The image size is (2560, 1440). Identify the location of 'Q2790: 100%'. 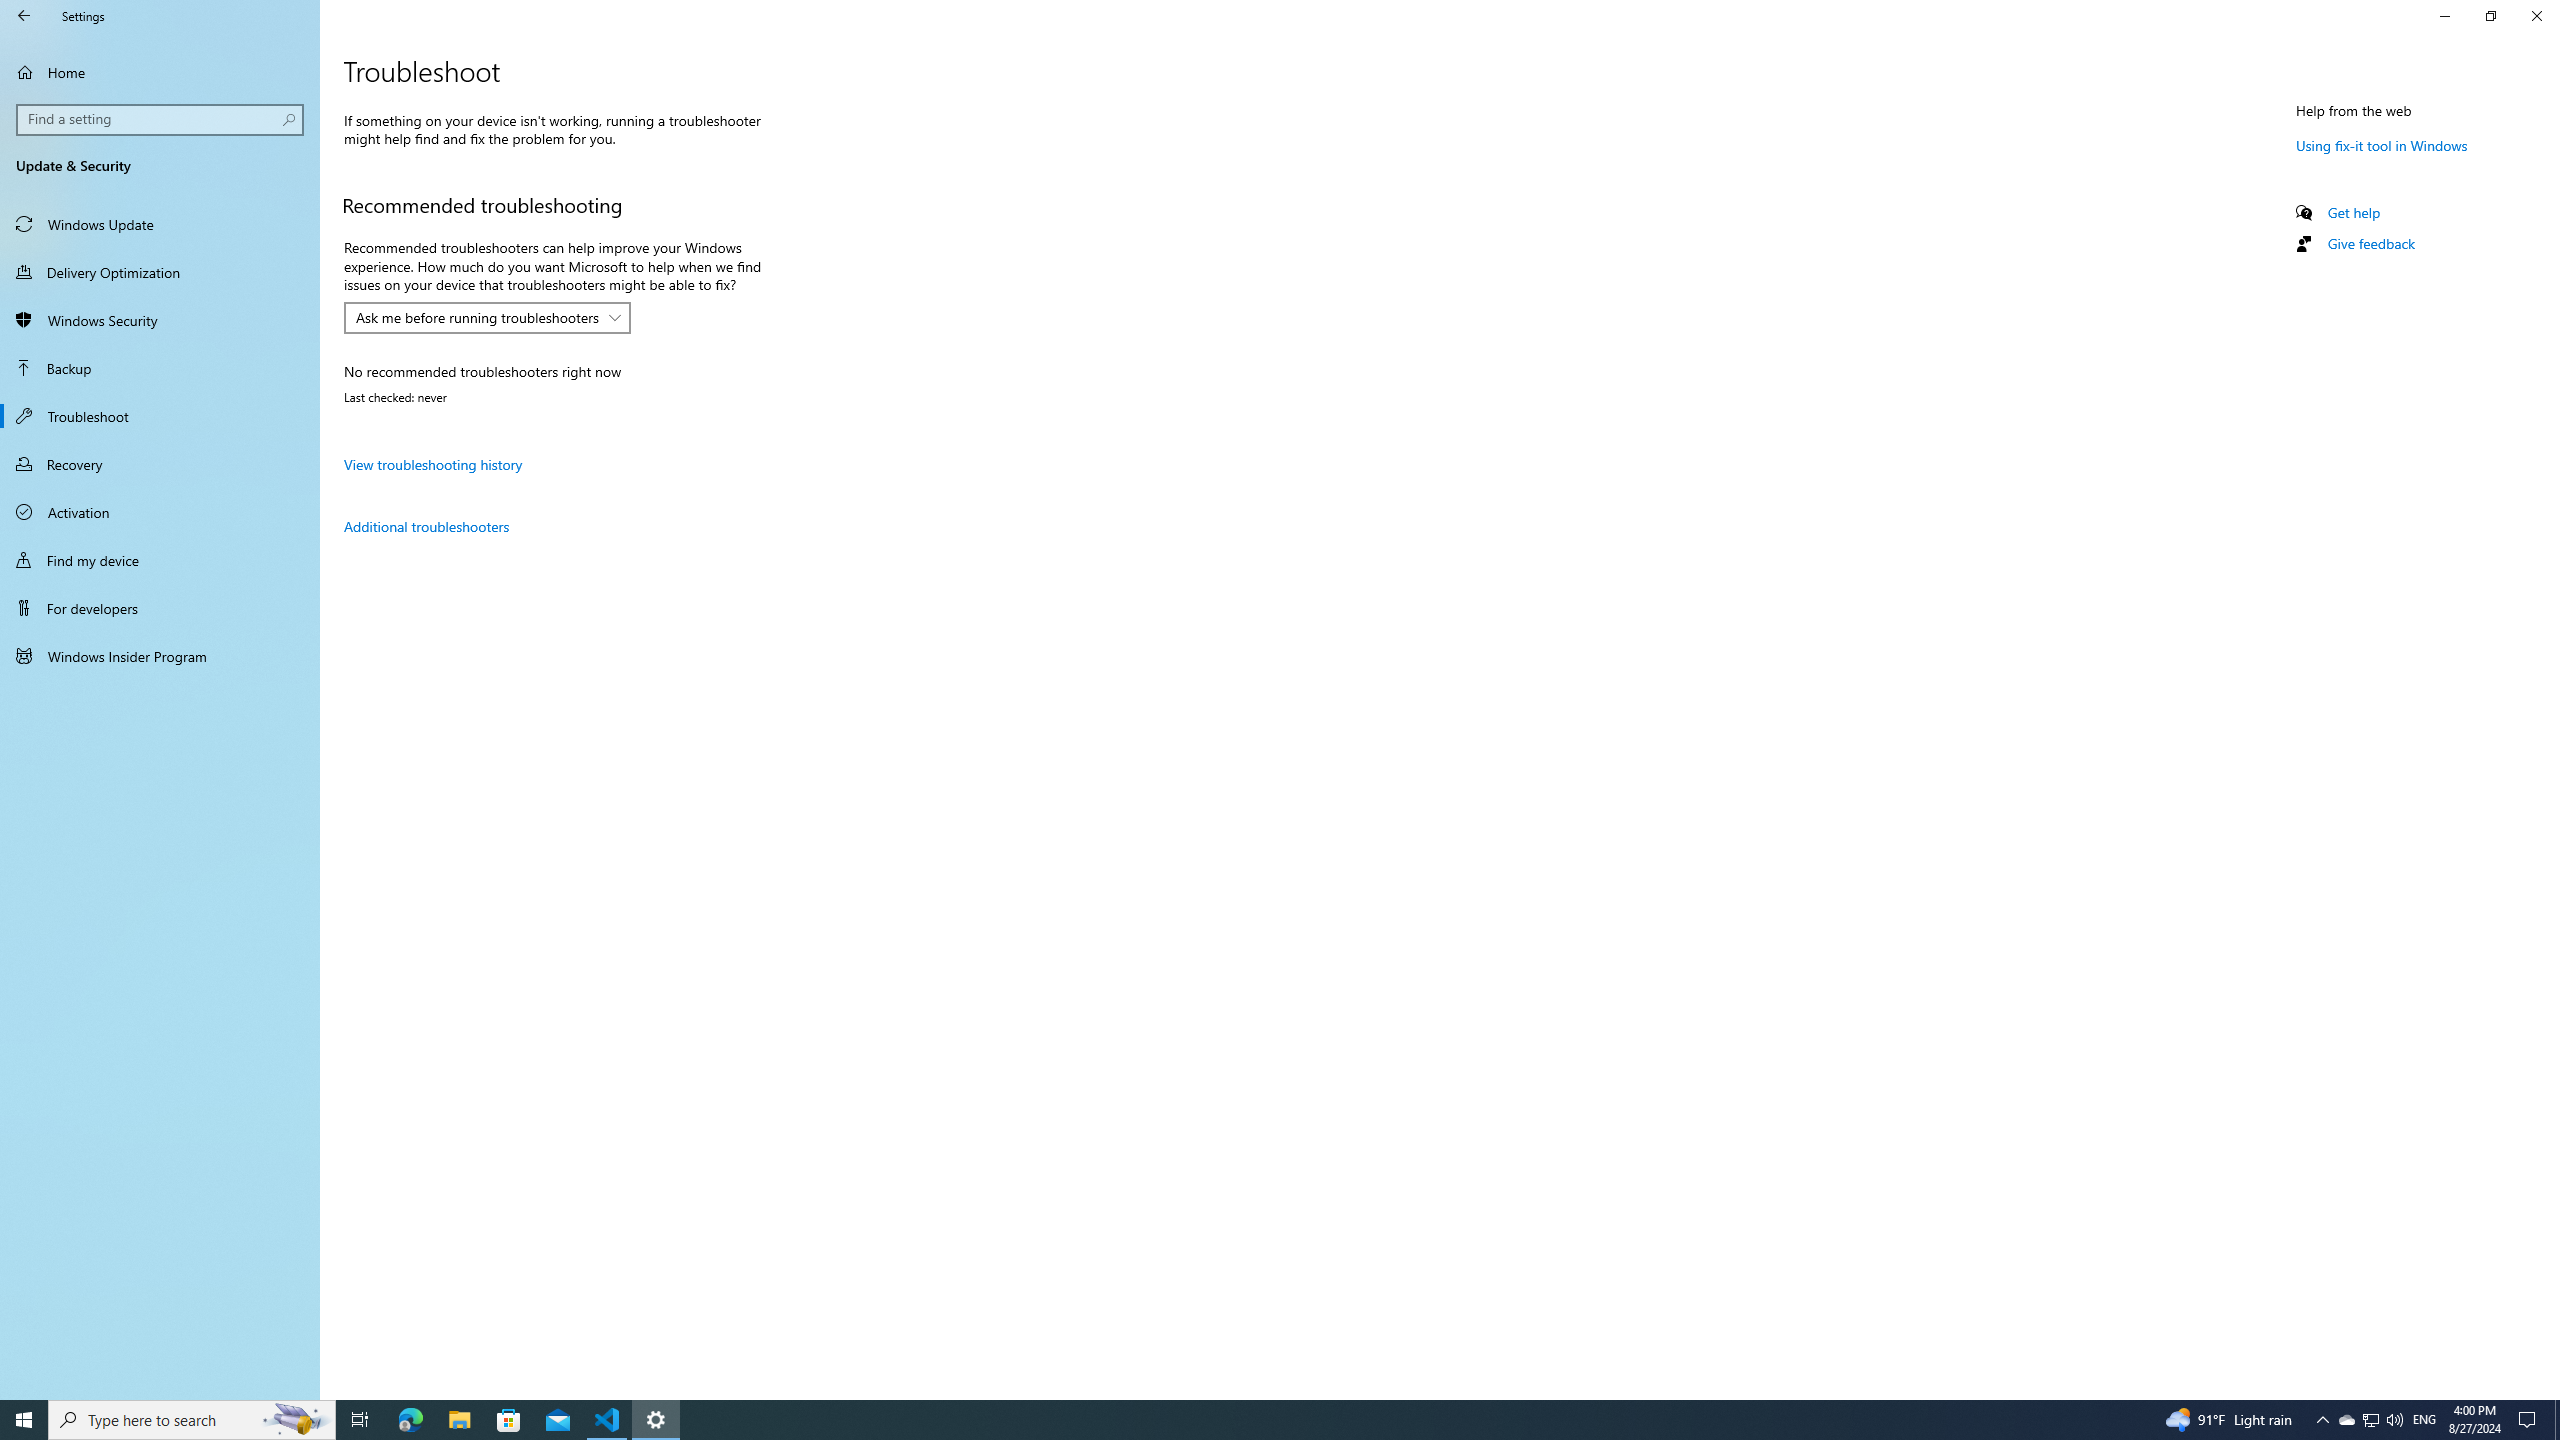
(2393, 1418).